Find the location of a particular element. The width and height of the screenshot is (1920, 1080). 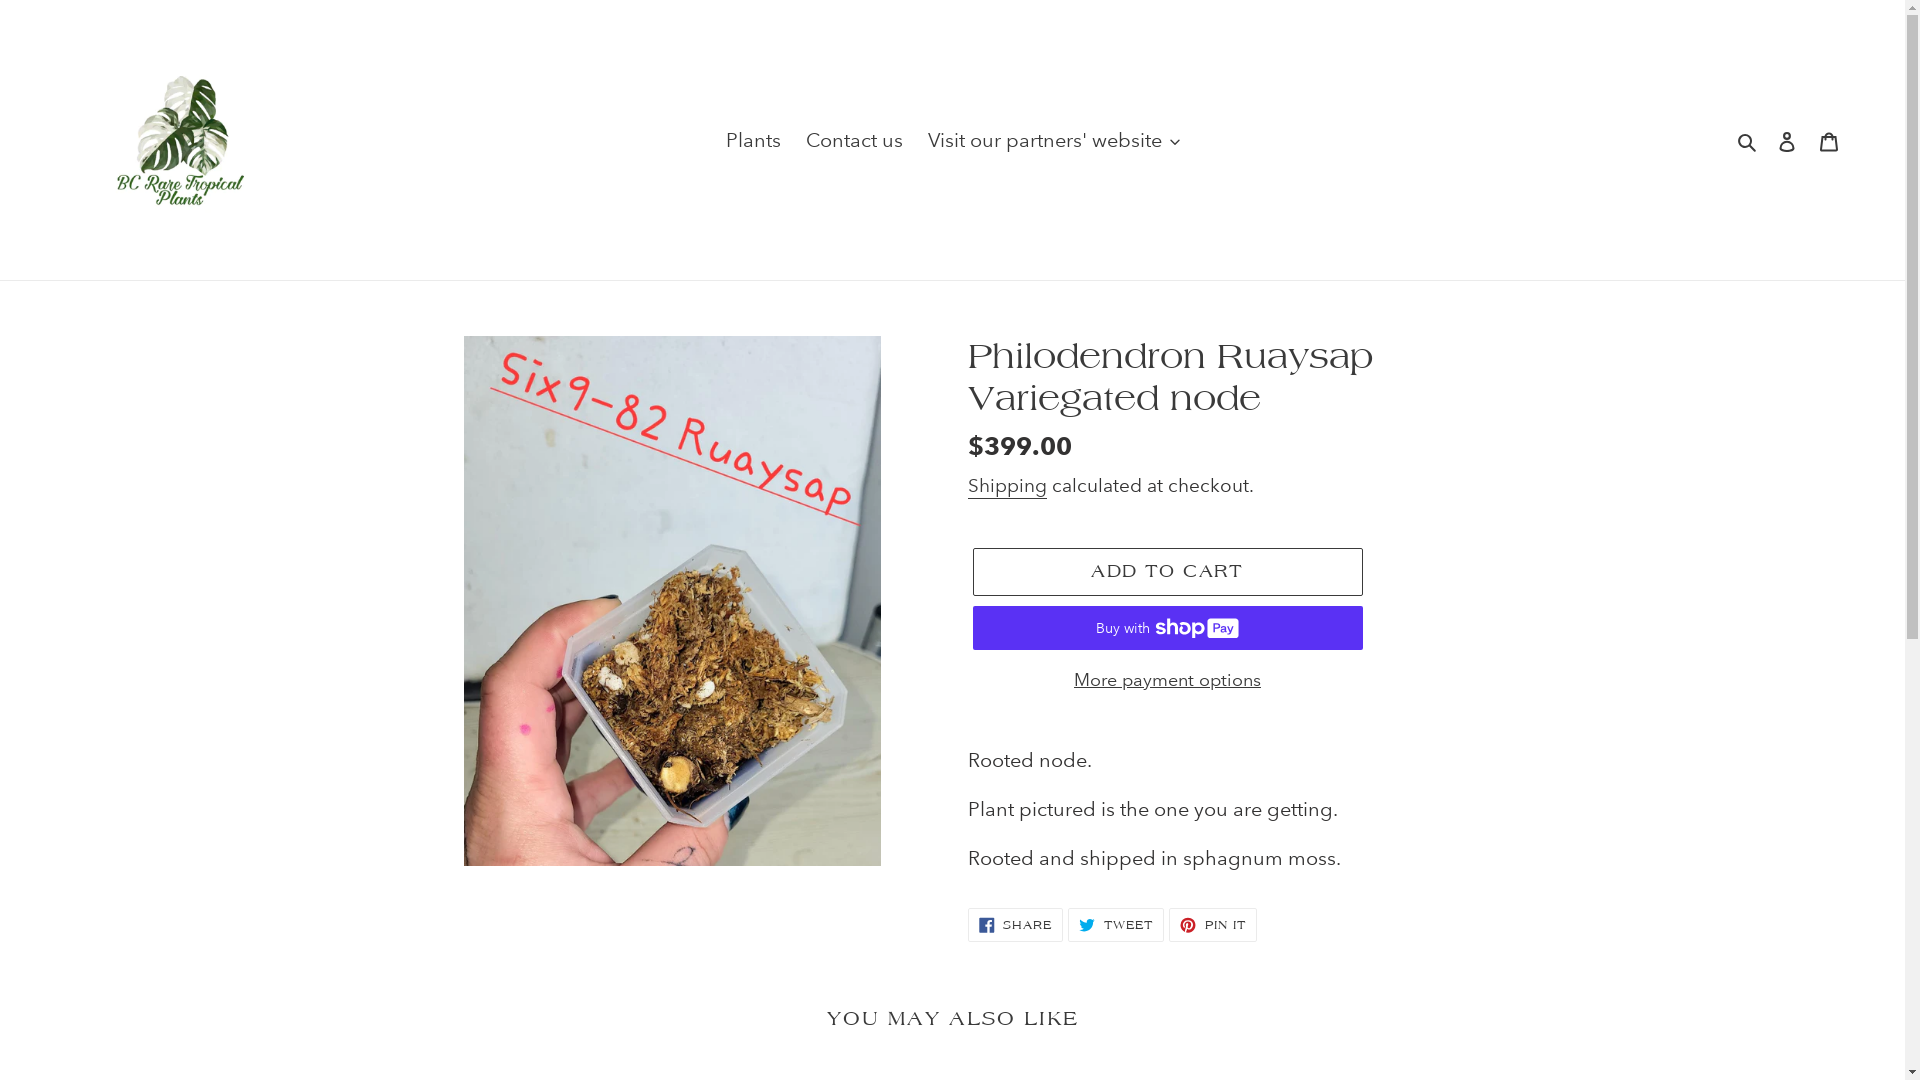

'Shipping' is located at coordinates (1007, 486).